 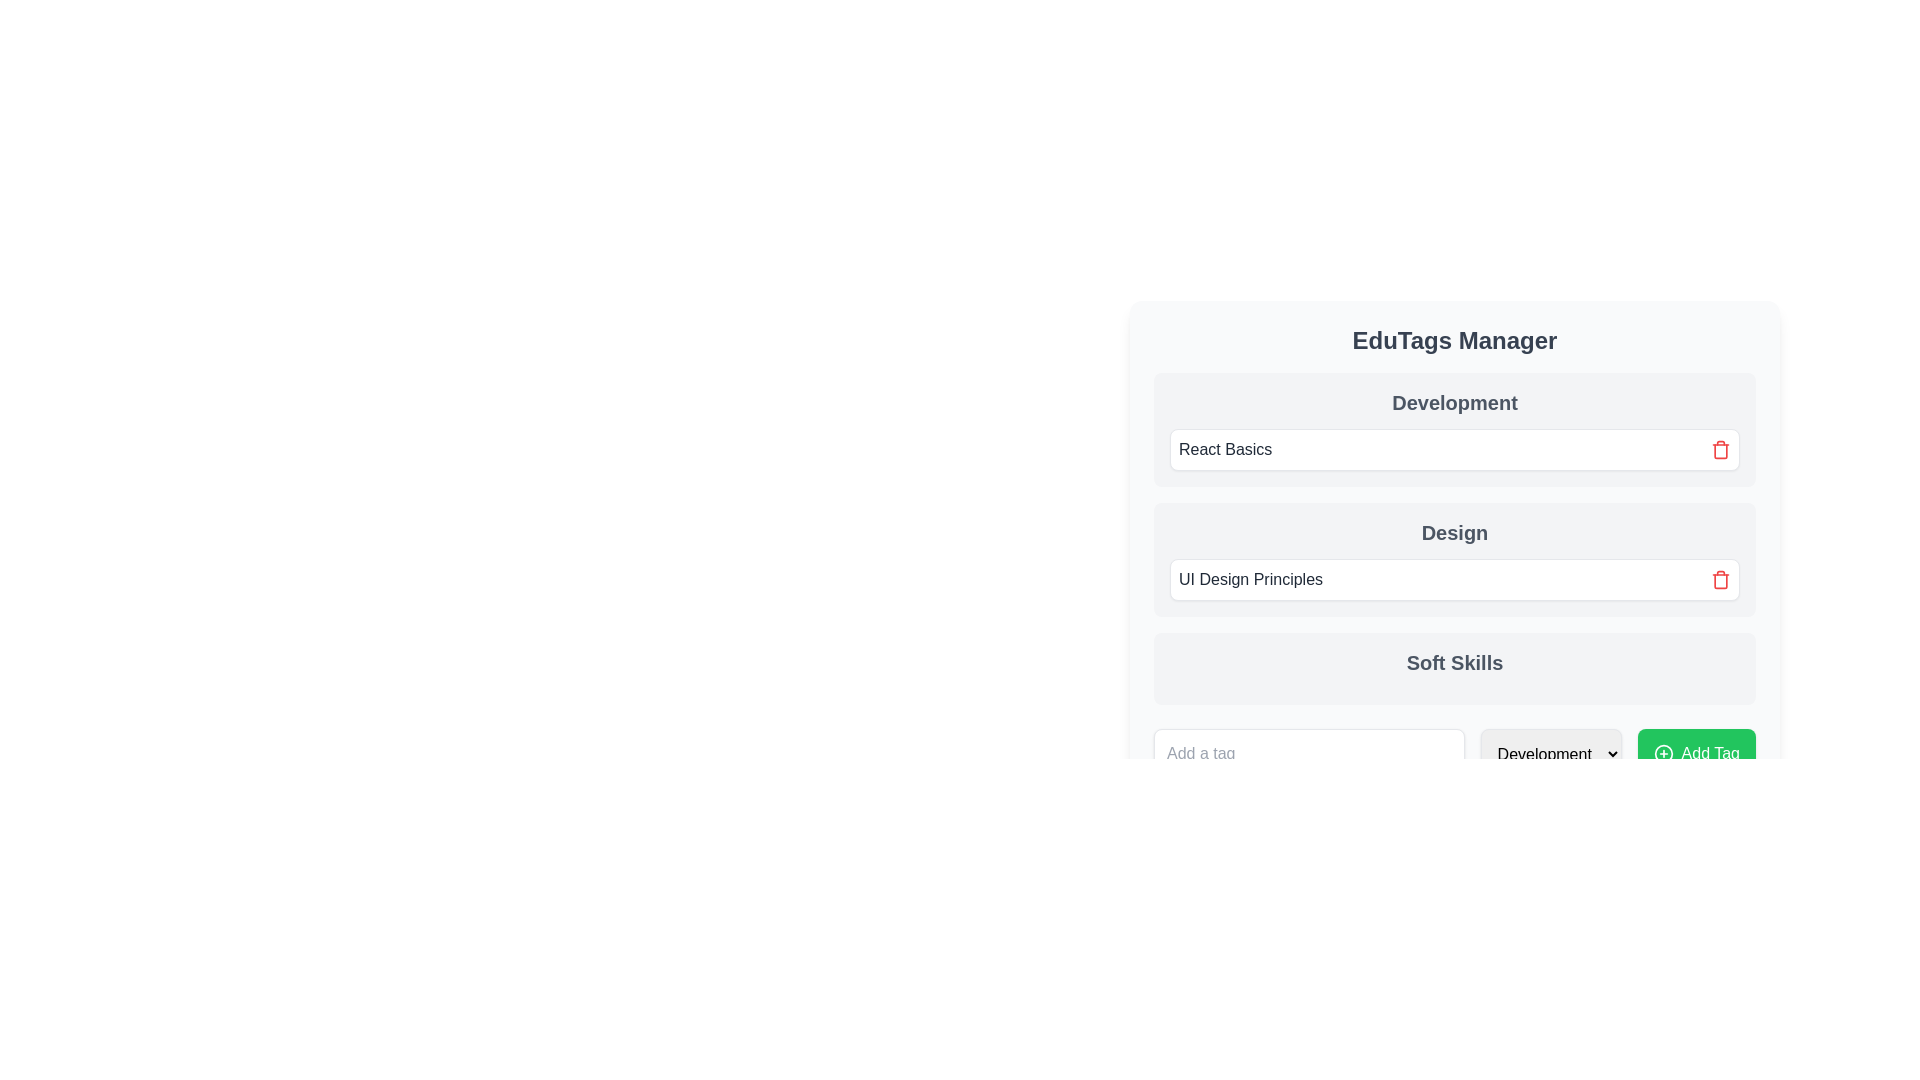 What do you see at coordinates (1720, 450) in the screenshot?
I see `the delete button located at the far-right end of the row labeled 'React Basics'` at bounding box center [1720, 450].